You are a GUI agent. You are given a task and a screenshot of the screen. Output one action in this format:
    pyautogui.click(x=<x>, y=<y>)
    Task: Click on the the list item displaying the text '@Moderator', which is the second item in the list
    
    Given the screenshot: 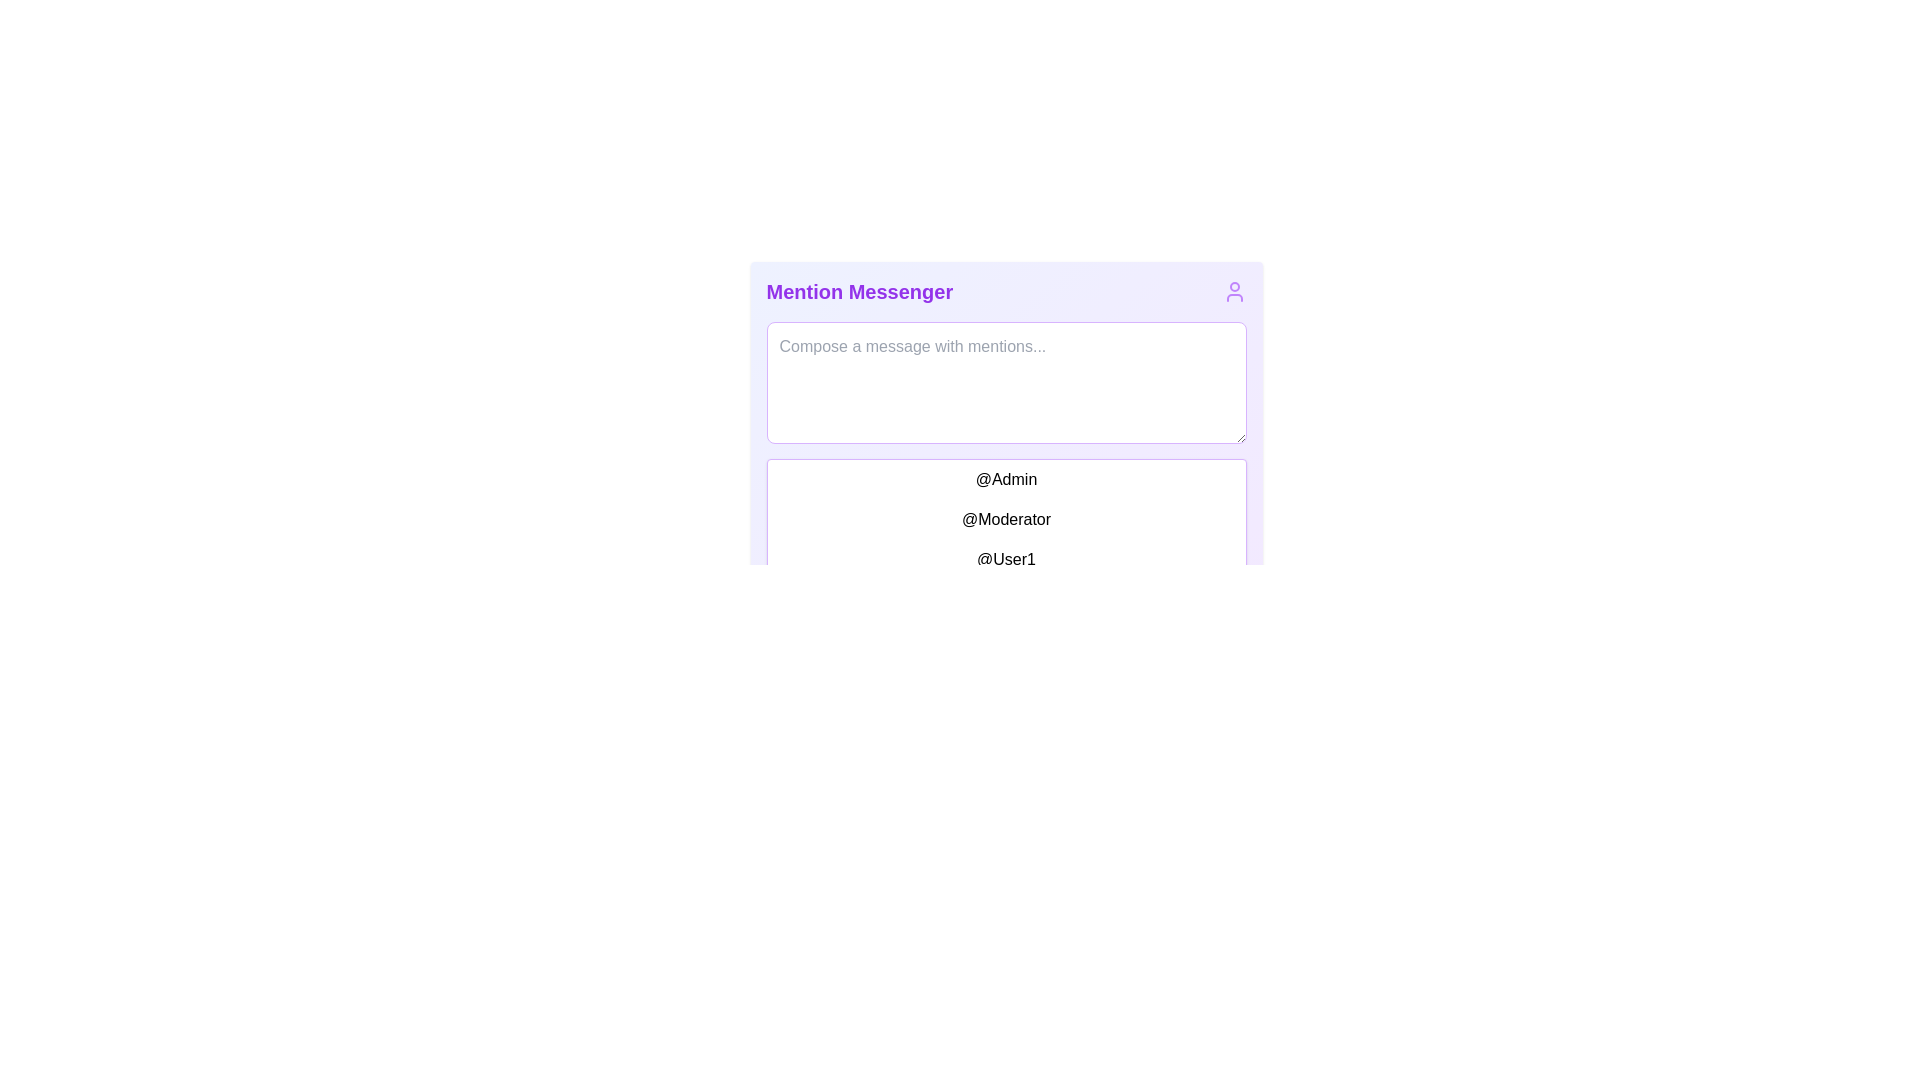 What is the action you would take?
    pyautogui.click(x=1006, y=519)
    